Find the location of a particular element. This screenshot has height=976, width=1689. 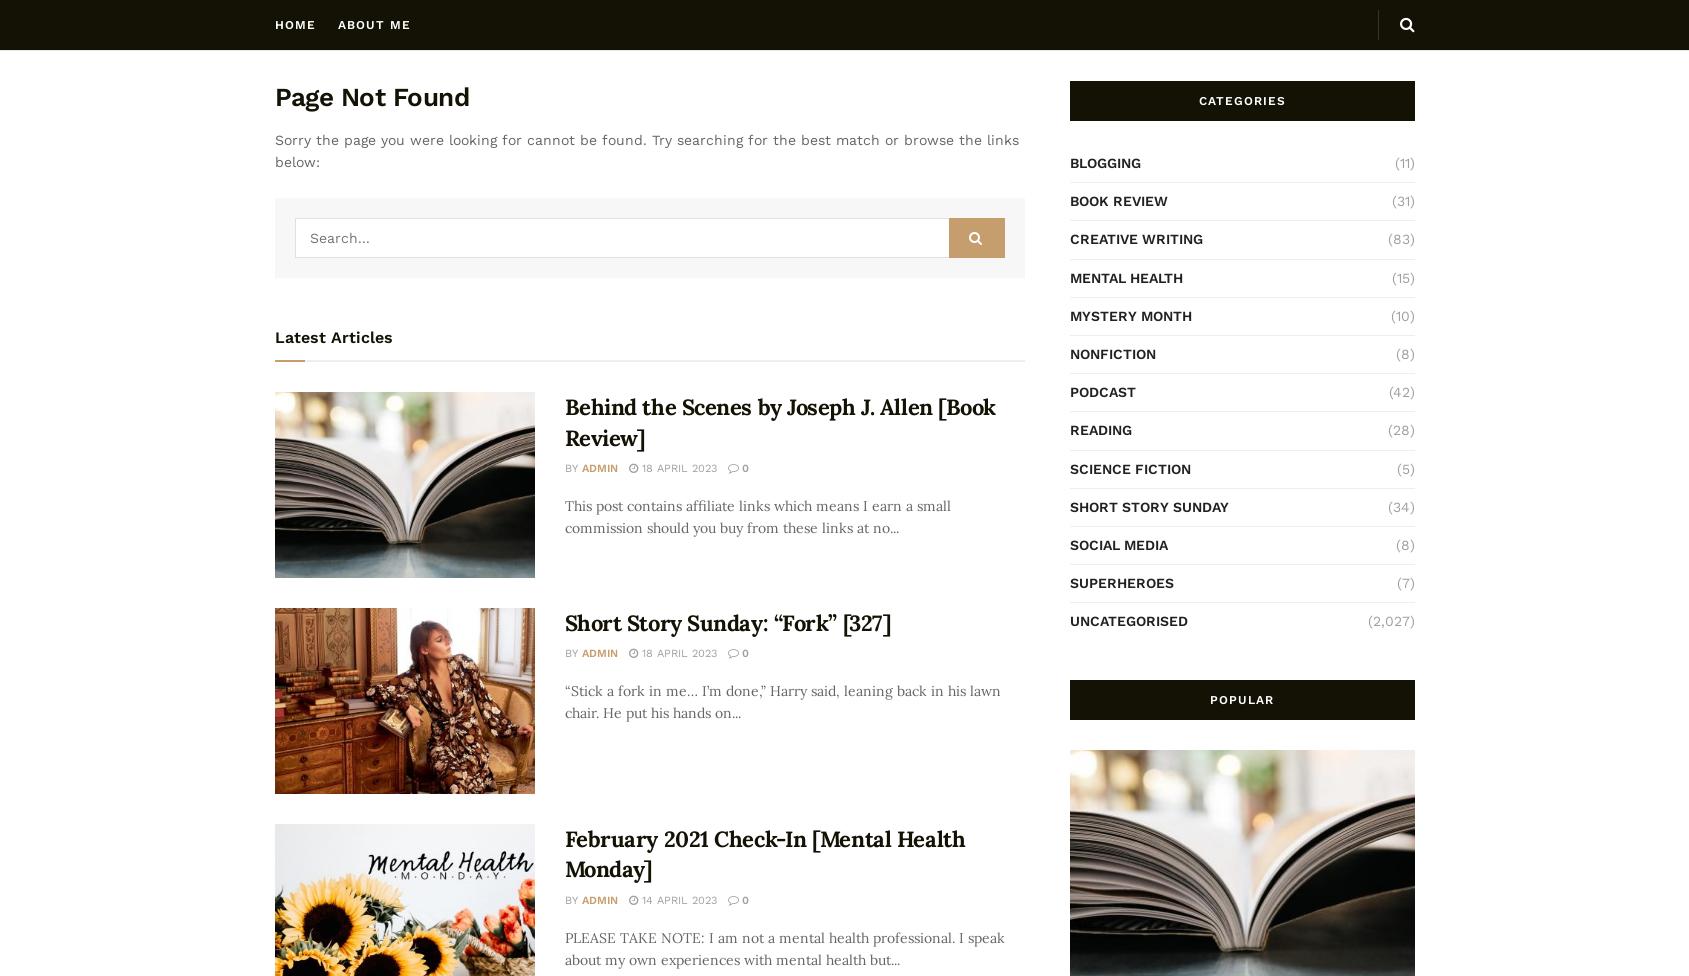

'Uncategorised' is located at coordinates (1127, 620).